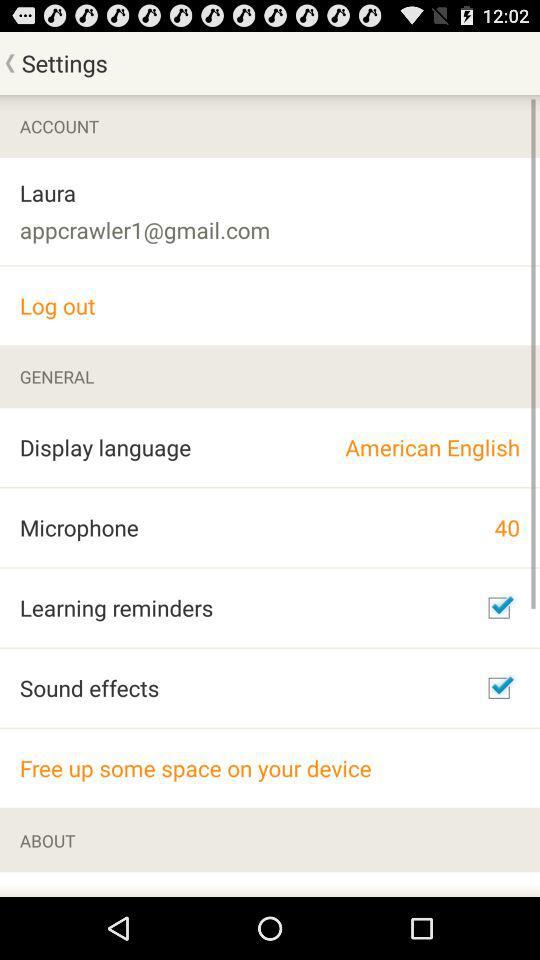 The width and height of the screenshot is (540, 960). What do you see at coordinates (498, 606) in the screenshot?
I see `reminders option` at bounding box center [498, 606].